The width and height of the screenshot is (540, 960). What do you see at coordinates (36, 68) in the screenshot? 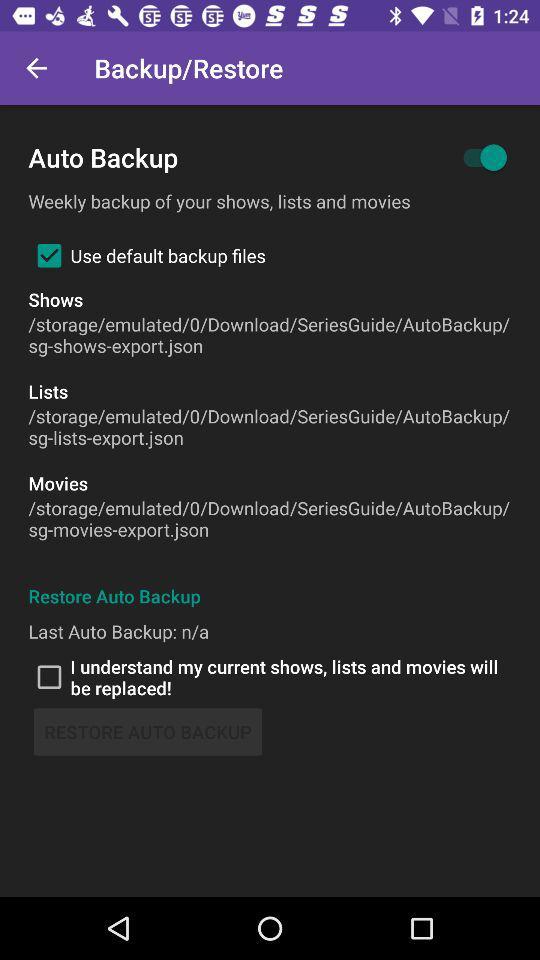
I see `icon next to backup/restore item` at bounding box center [36, 68].